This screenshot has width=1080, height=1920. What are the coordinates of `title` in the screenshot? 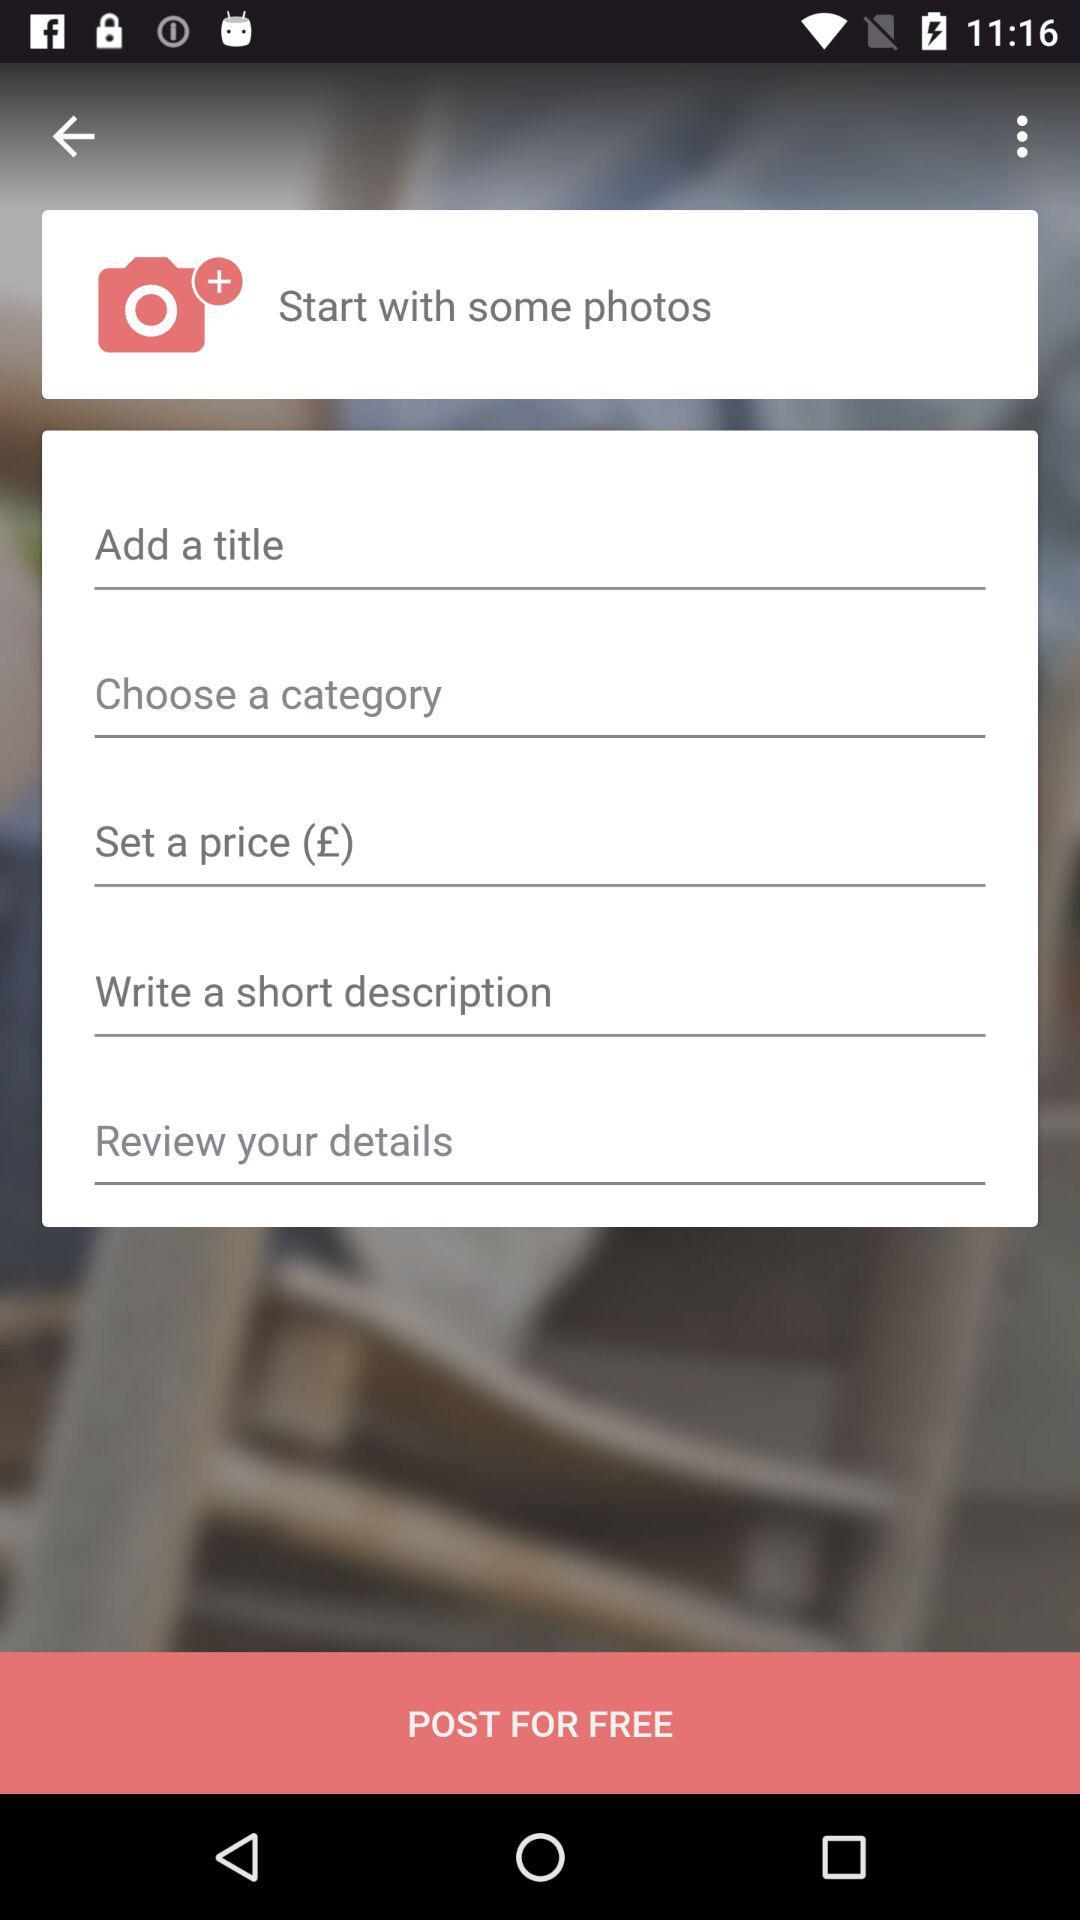 It's located at (540, 546).